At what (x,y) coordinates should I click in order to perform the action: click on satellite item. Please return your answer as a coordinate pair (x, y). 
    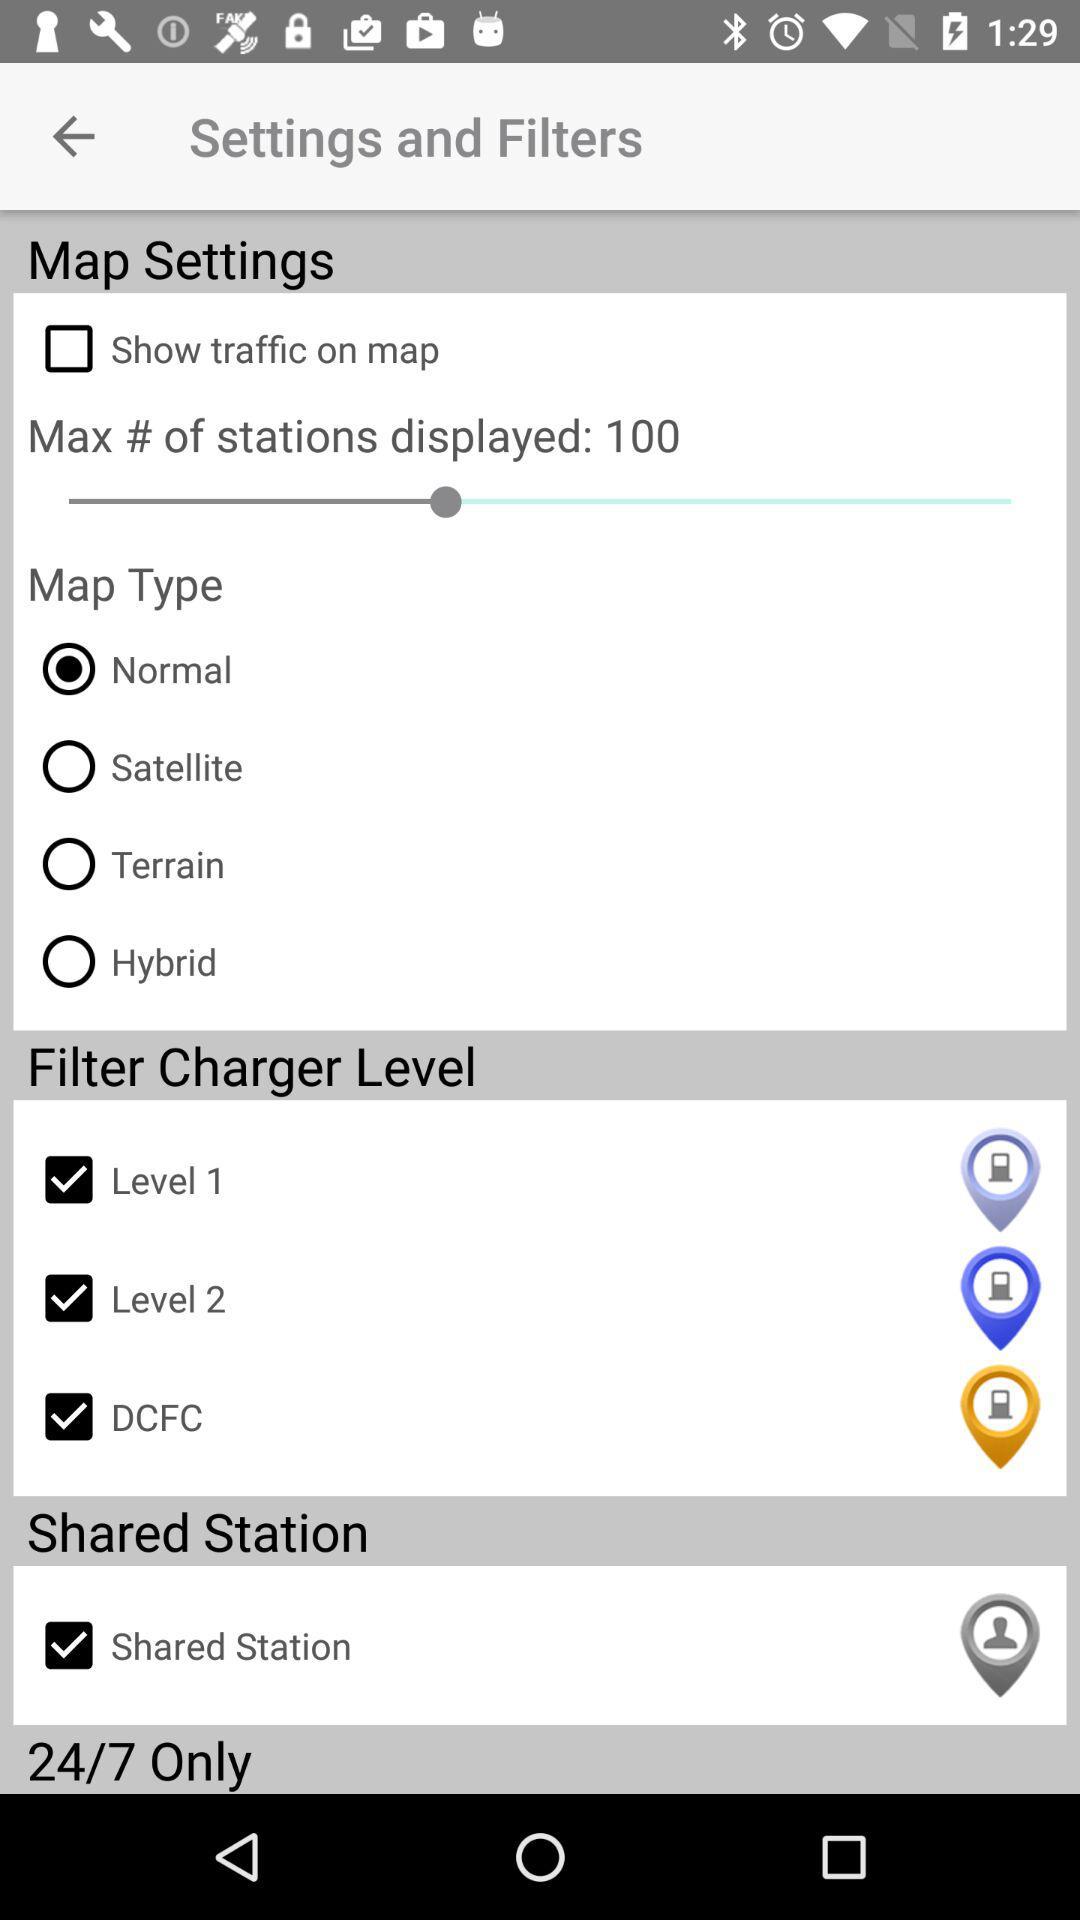
    Looking at the image, I should click on (135, 765).